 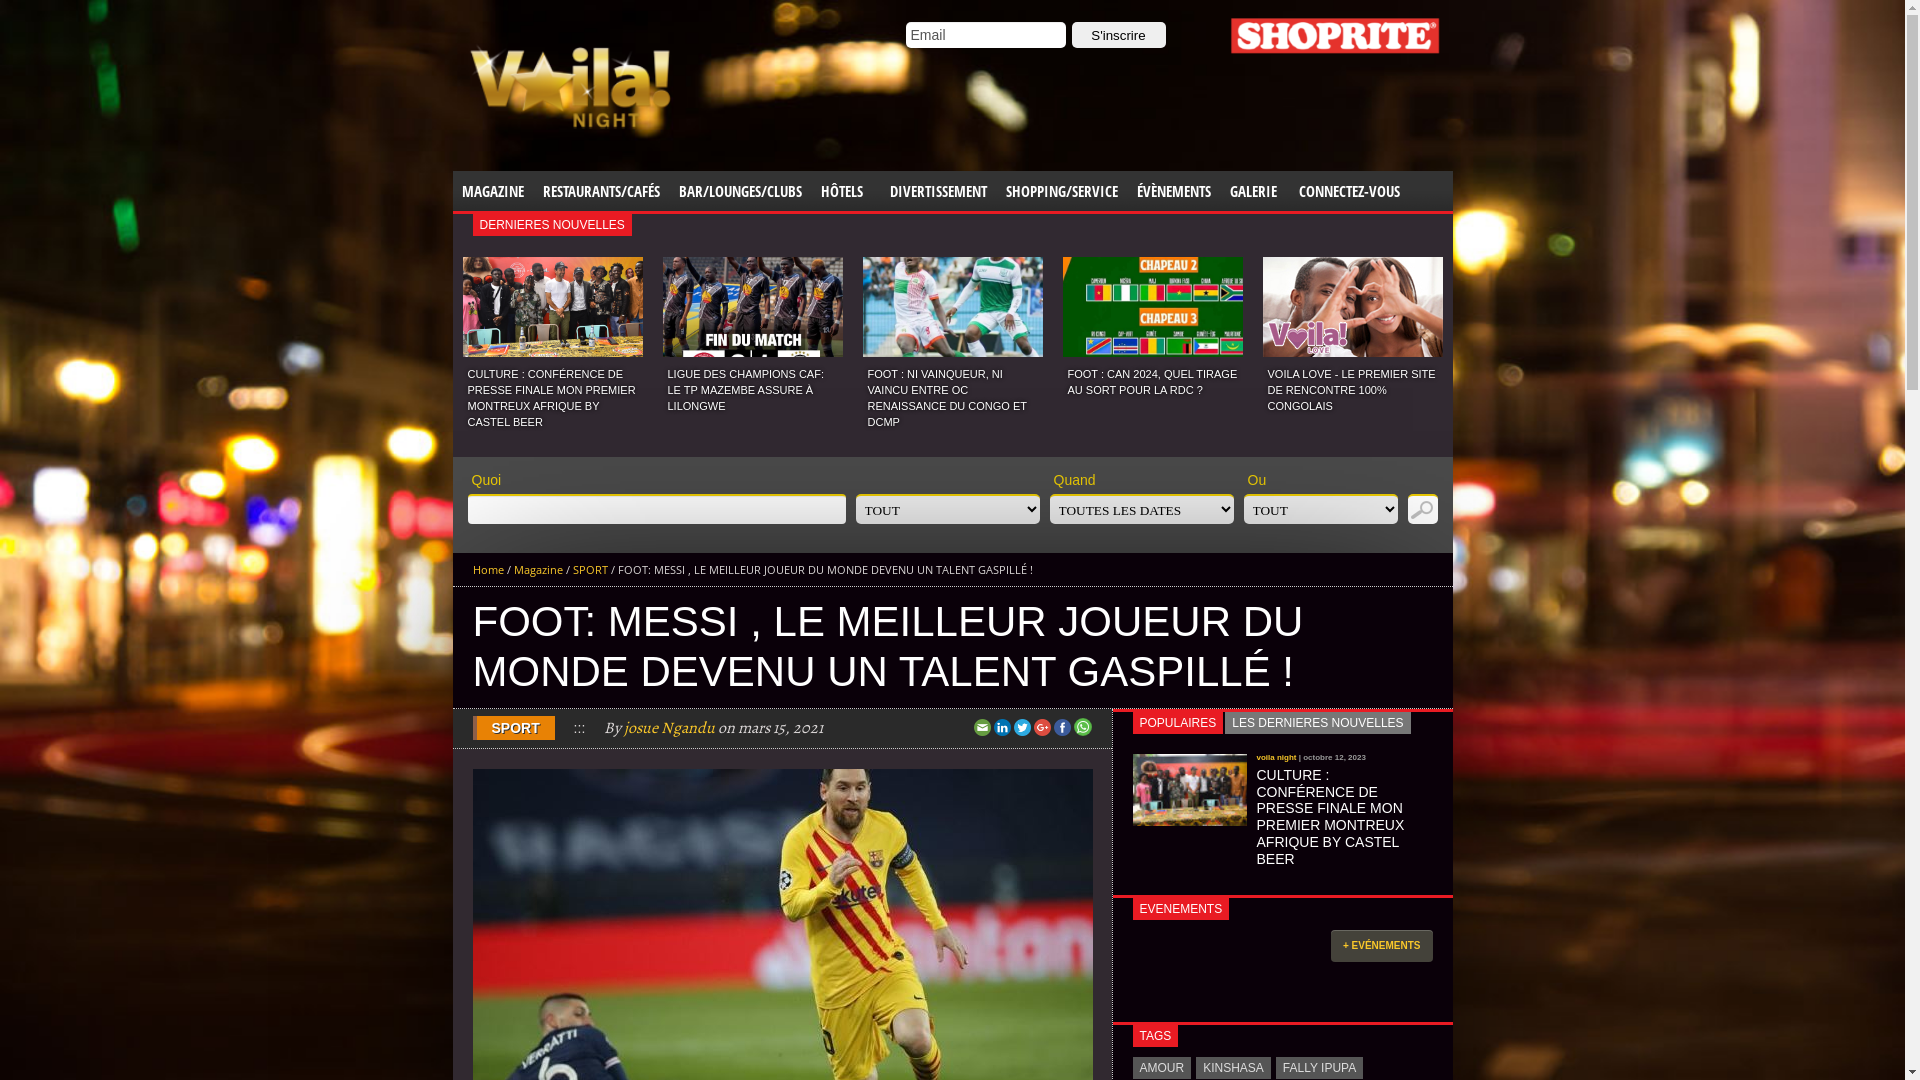 I want to click on 'Google+', so click(x=1042, y=727).